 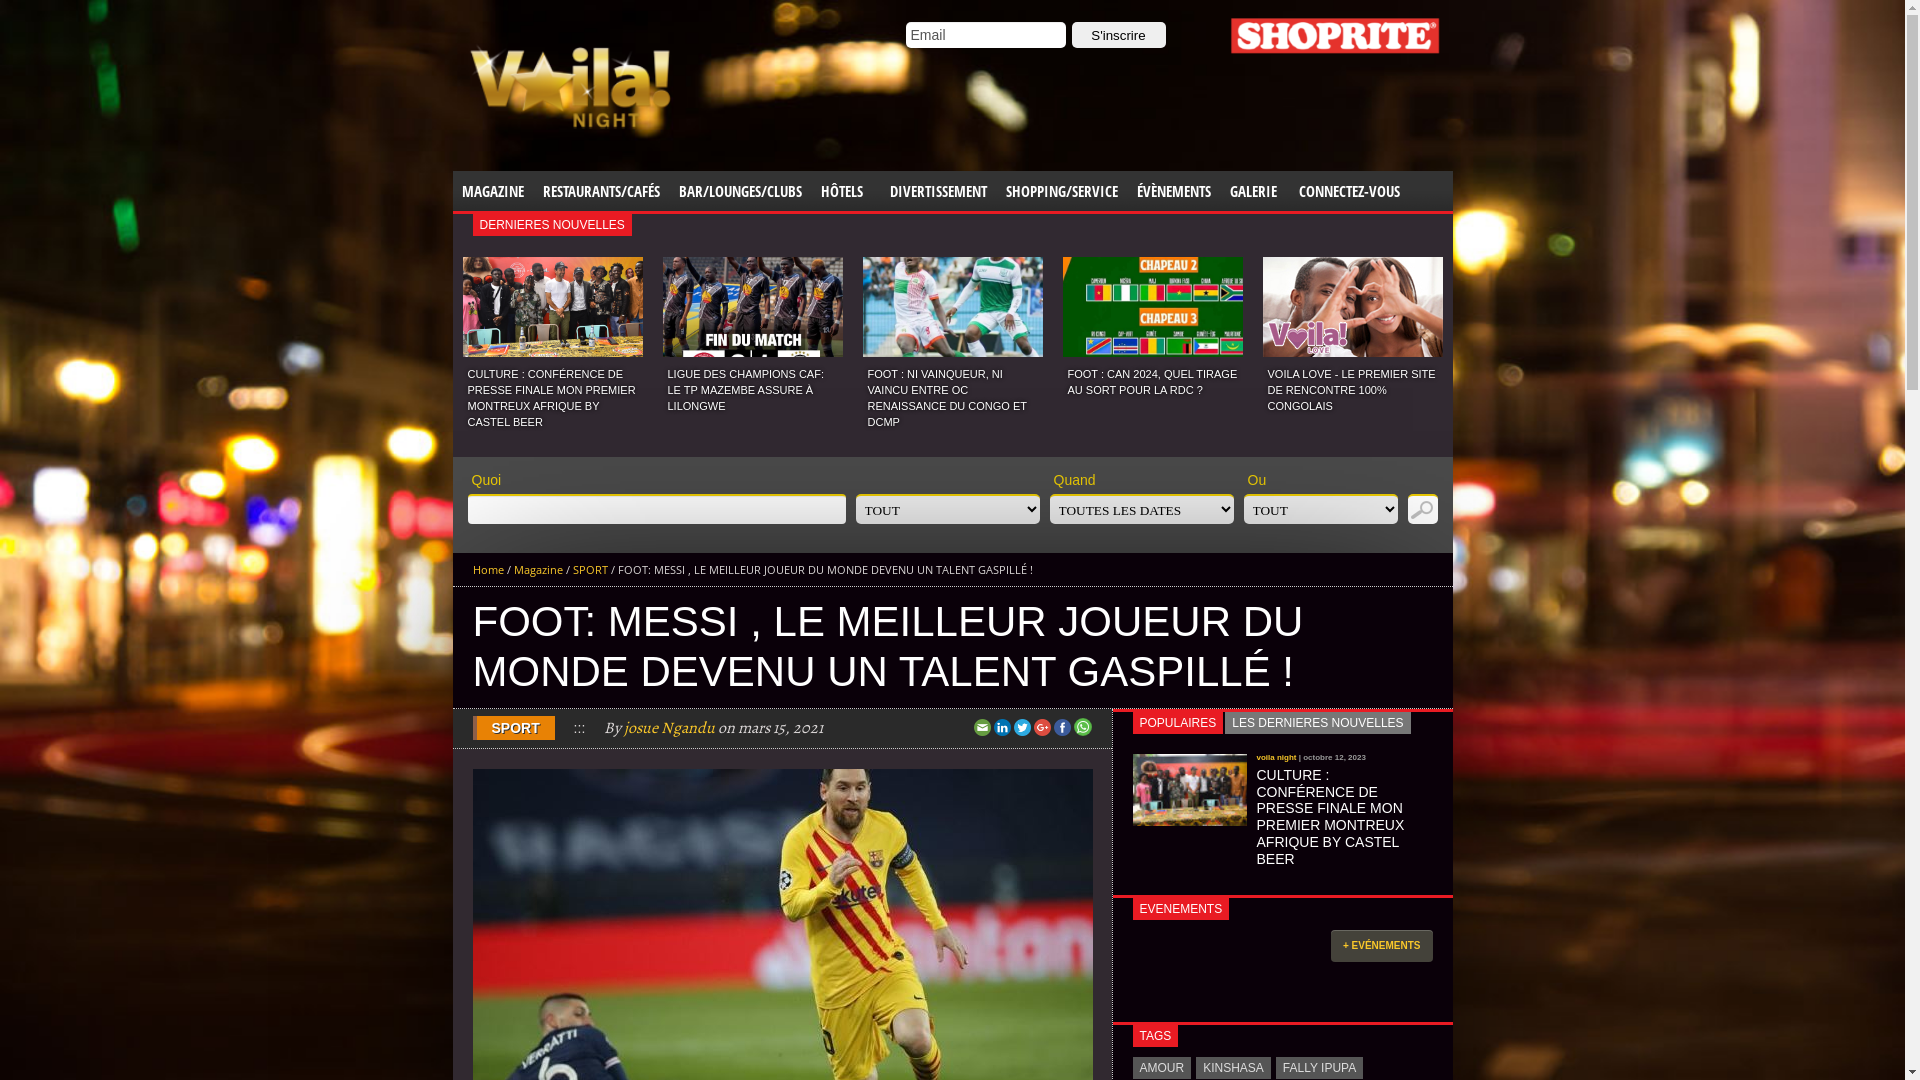 I want to click on 'Google+', so click(x=1042, y=727).